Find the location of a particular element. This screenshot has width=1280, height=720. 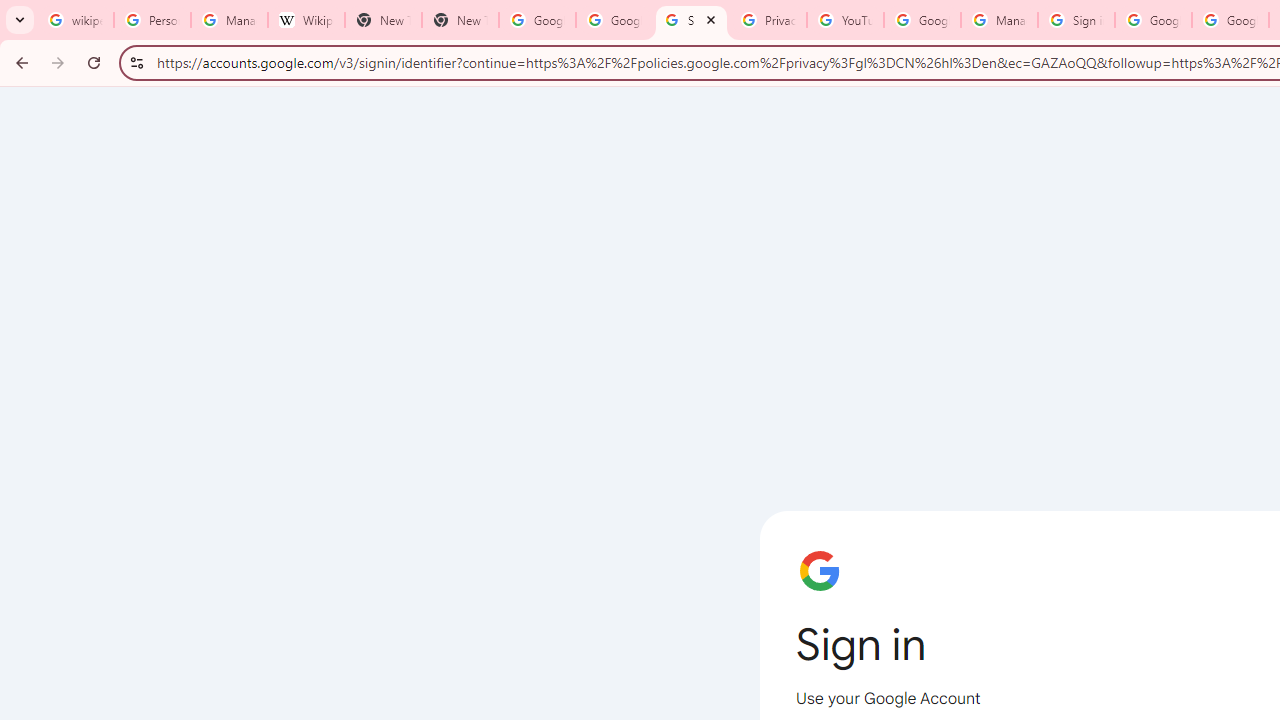

'Google Account Help' is located at coordinates (921, 20).